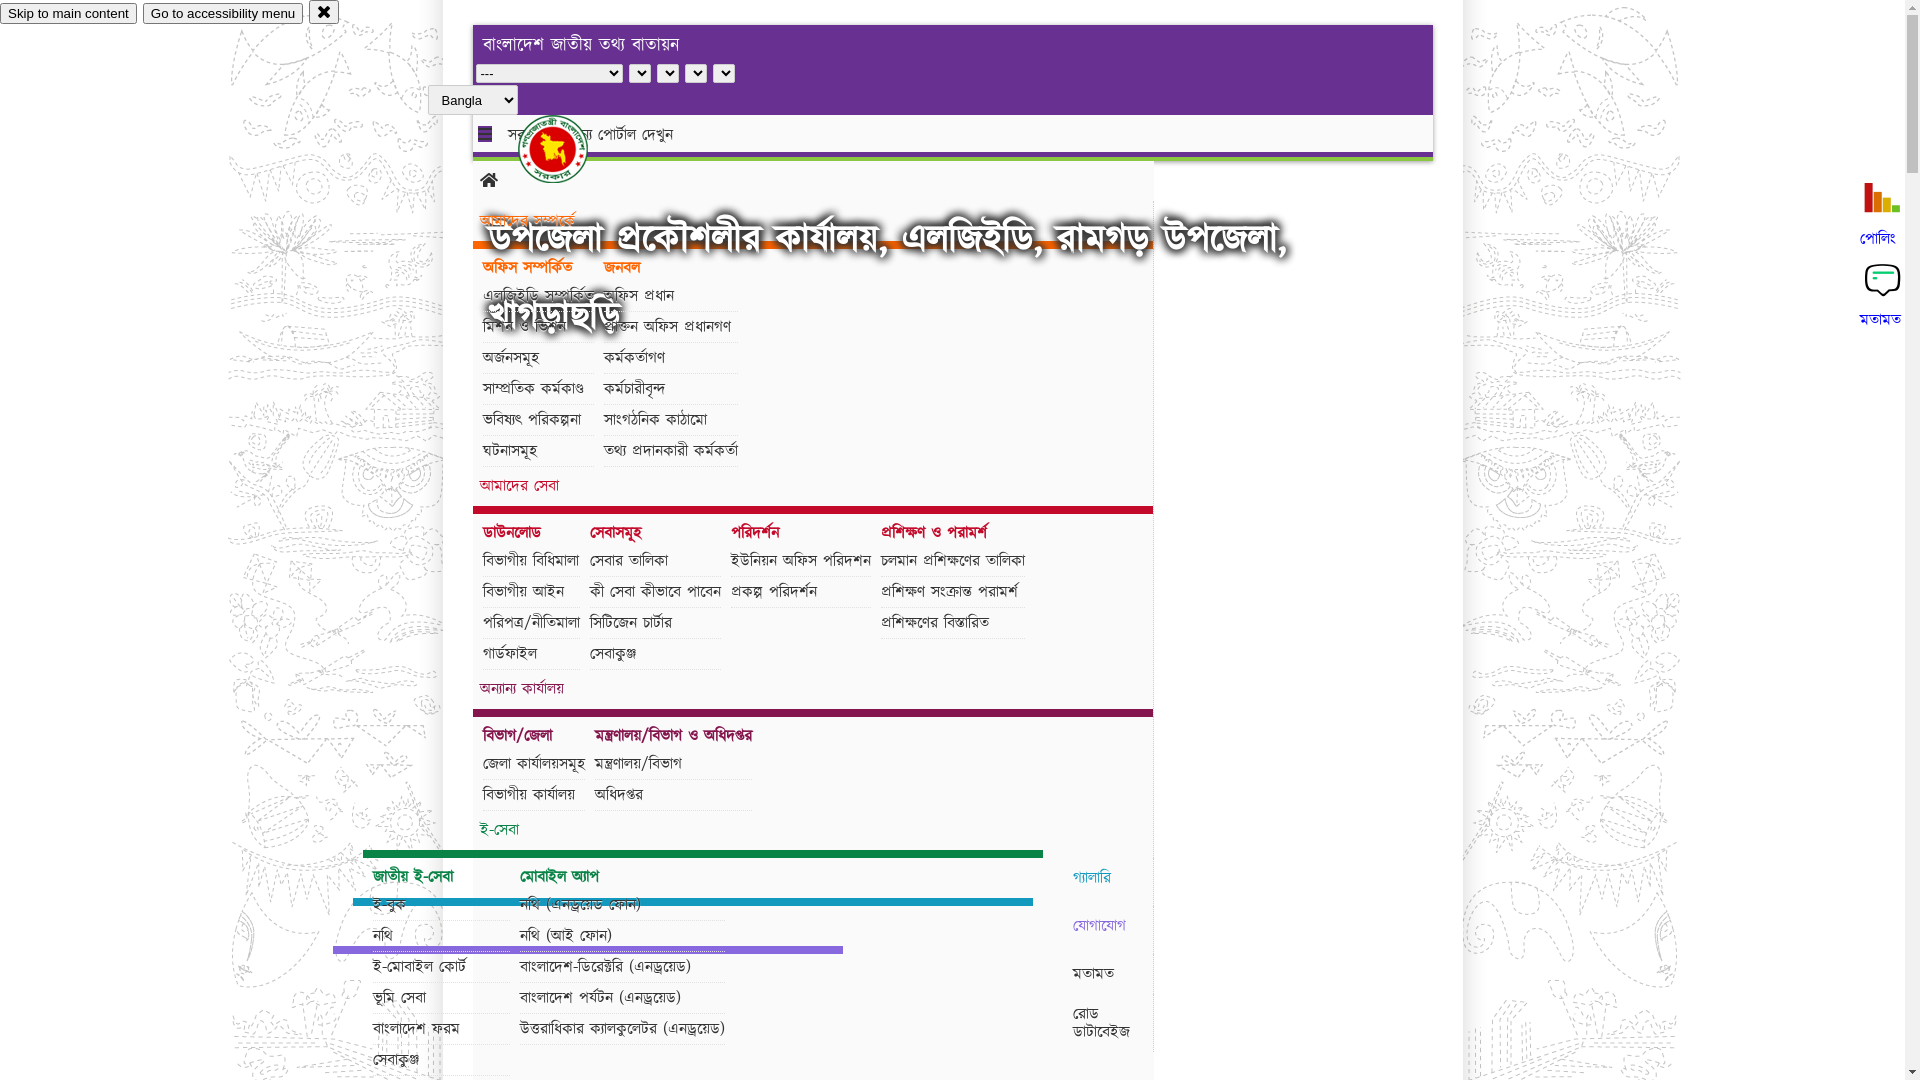 The width and height of the screenshot is (1920, 1080). I want to click on 'Skip to main content', so click(68, 13).